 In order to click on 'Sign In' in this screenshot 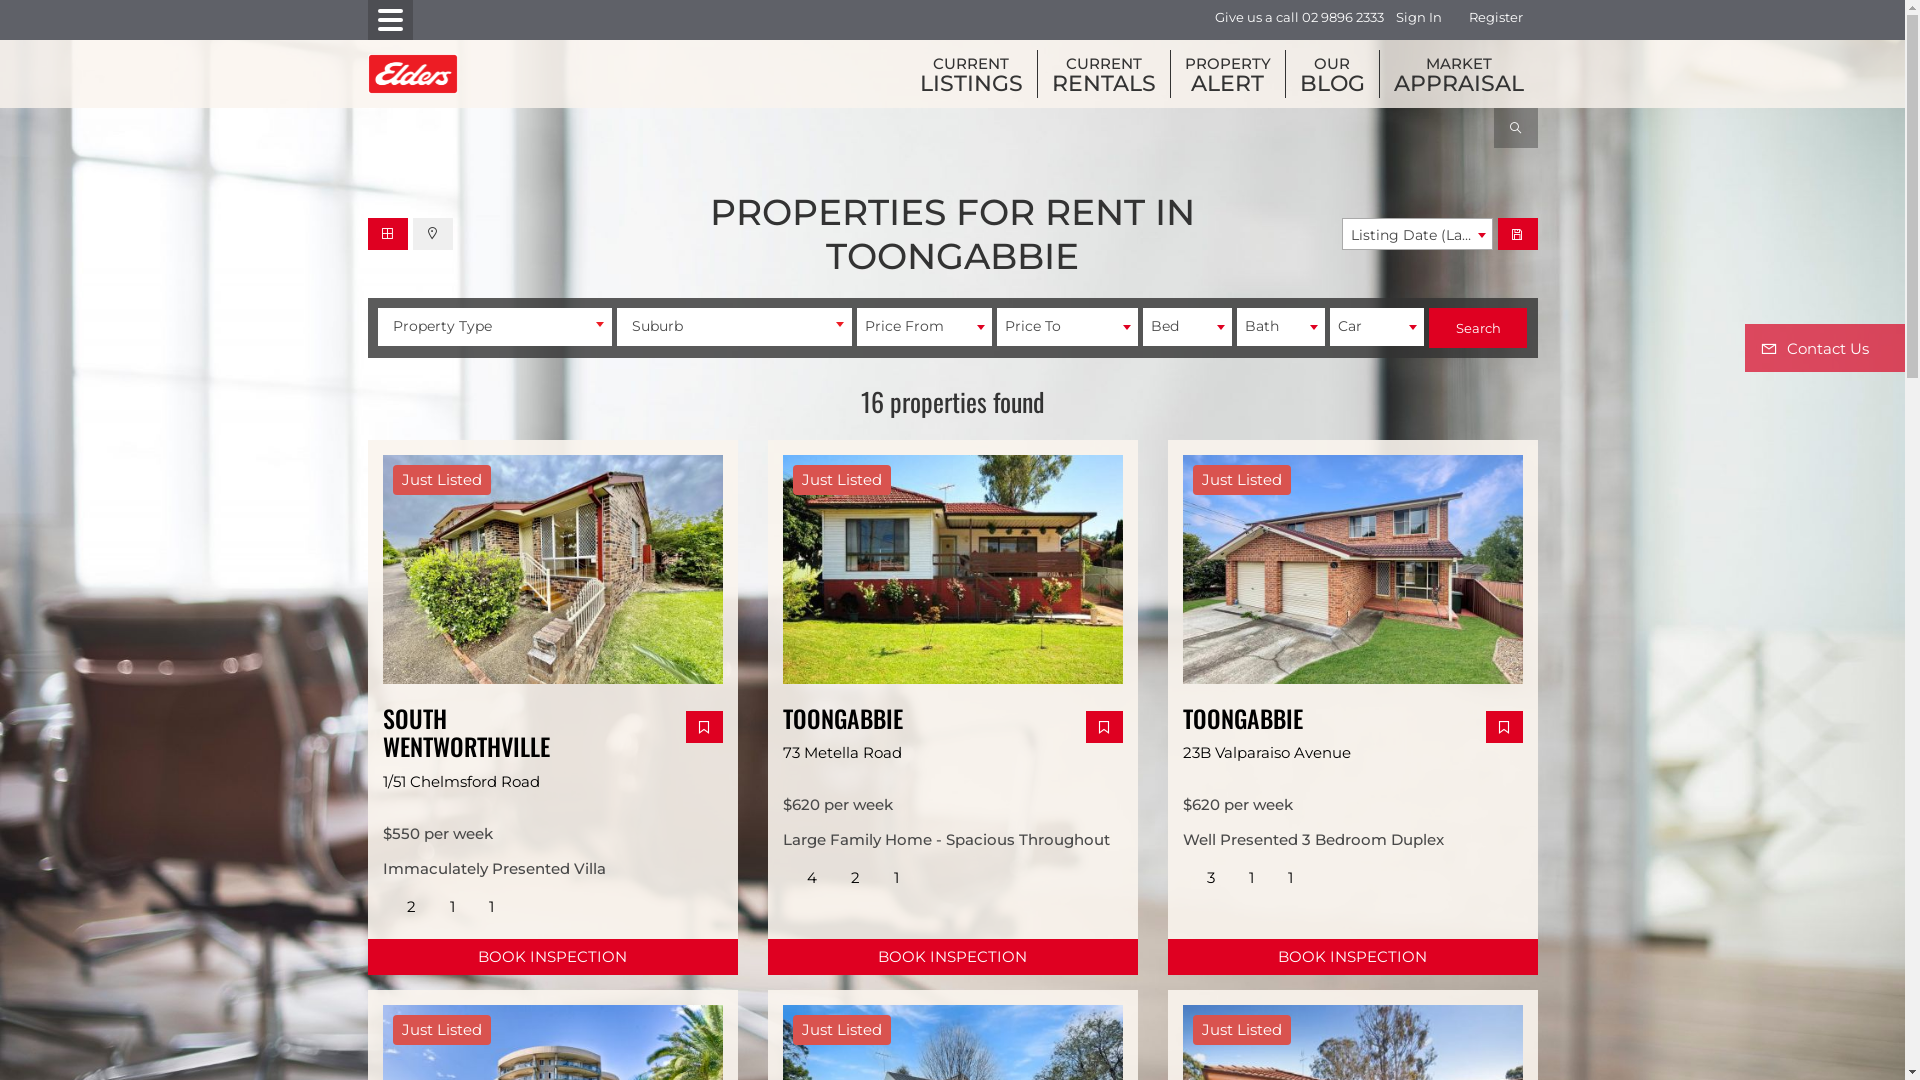, I will do `click(1418, 18)`.